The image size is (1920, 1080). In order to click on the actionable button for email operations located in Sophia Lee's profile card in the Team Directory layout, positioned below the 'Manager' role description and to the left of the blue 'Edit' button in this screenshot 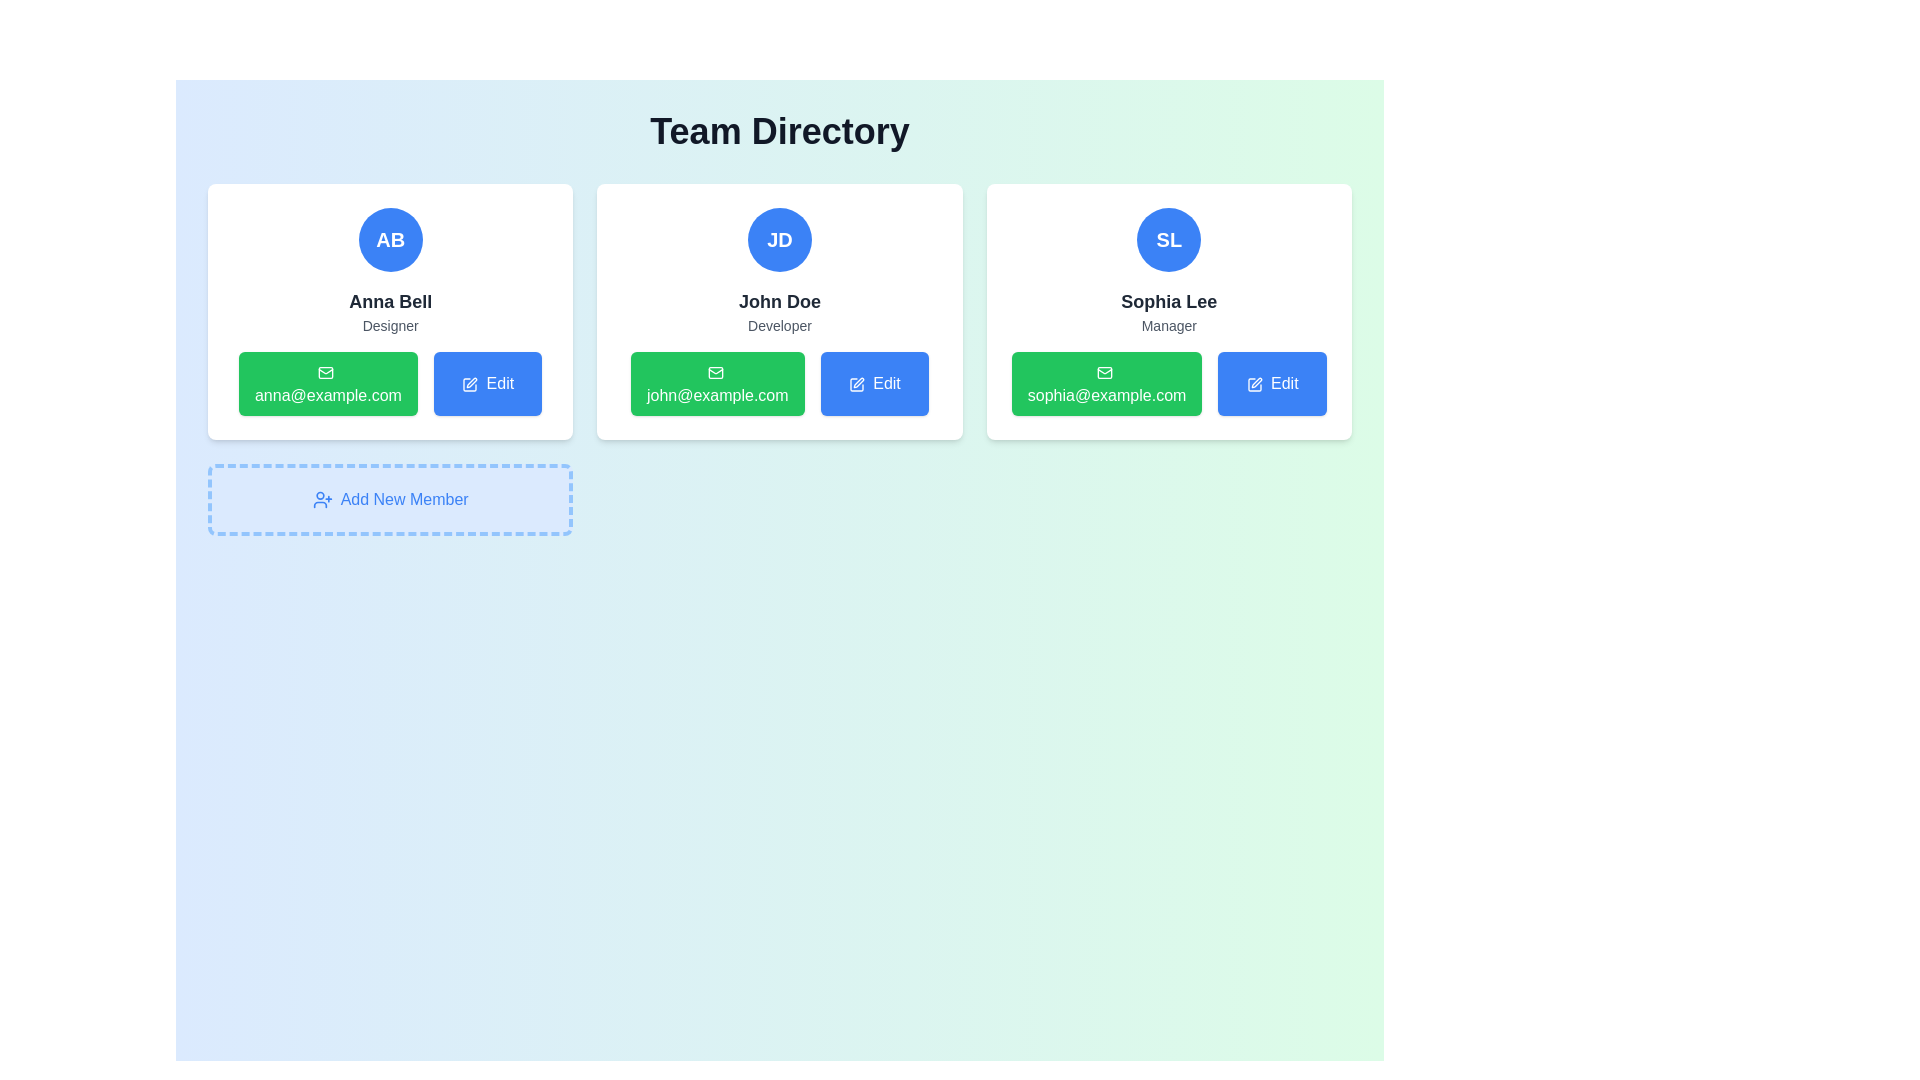, I will do `click(1106, 384)`.